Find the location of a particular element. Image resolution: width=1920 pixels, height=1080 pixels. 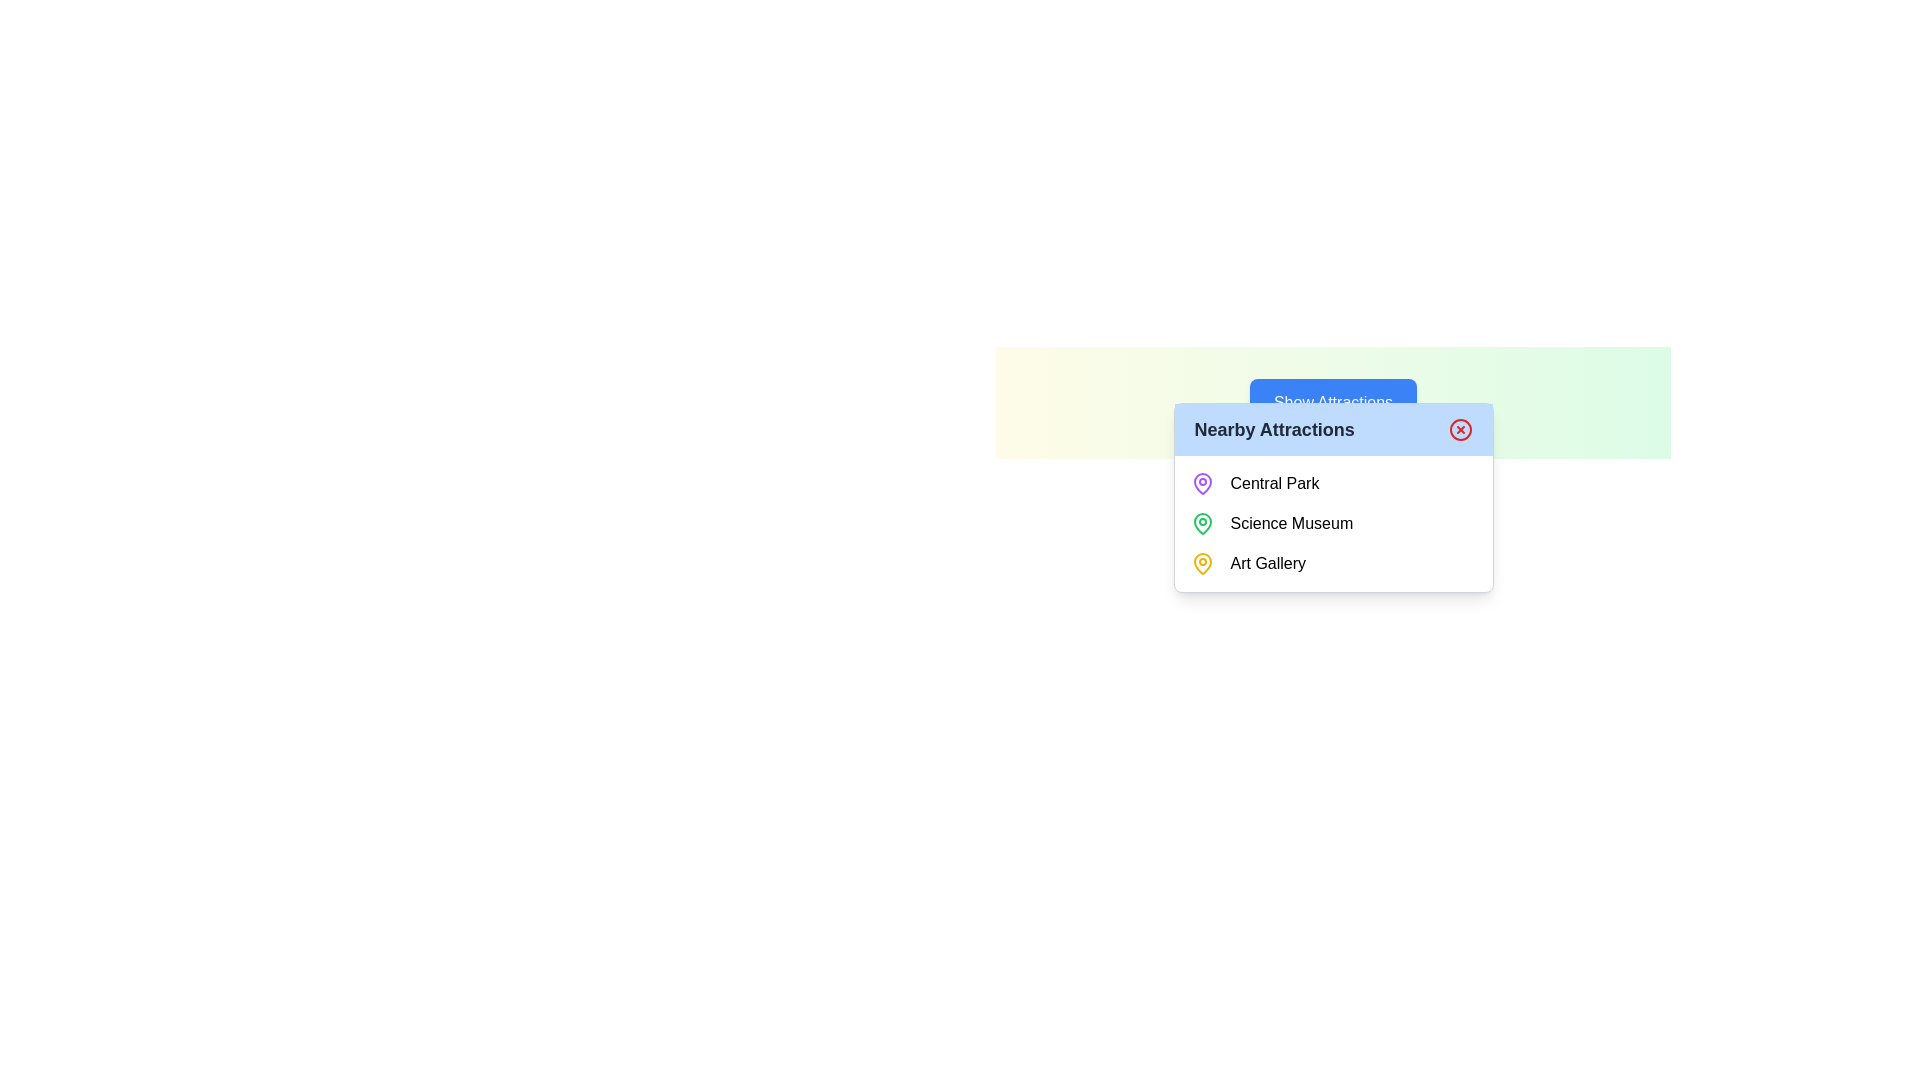

the Close button, which is a circular button with a red border and a red 'X' symbol located at the top-right corner of the 'Nearby Attractions' header is located at coordinates (1460, 428).